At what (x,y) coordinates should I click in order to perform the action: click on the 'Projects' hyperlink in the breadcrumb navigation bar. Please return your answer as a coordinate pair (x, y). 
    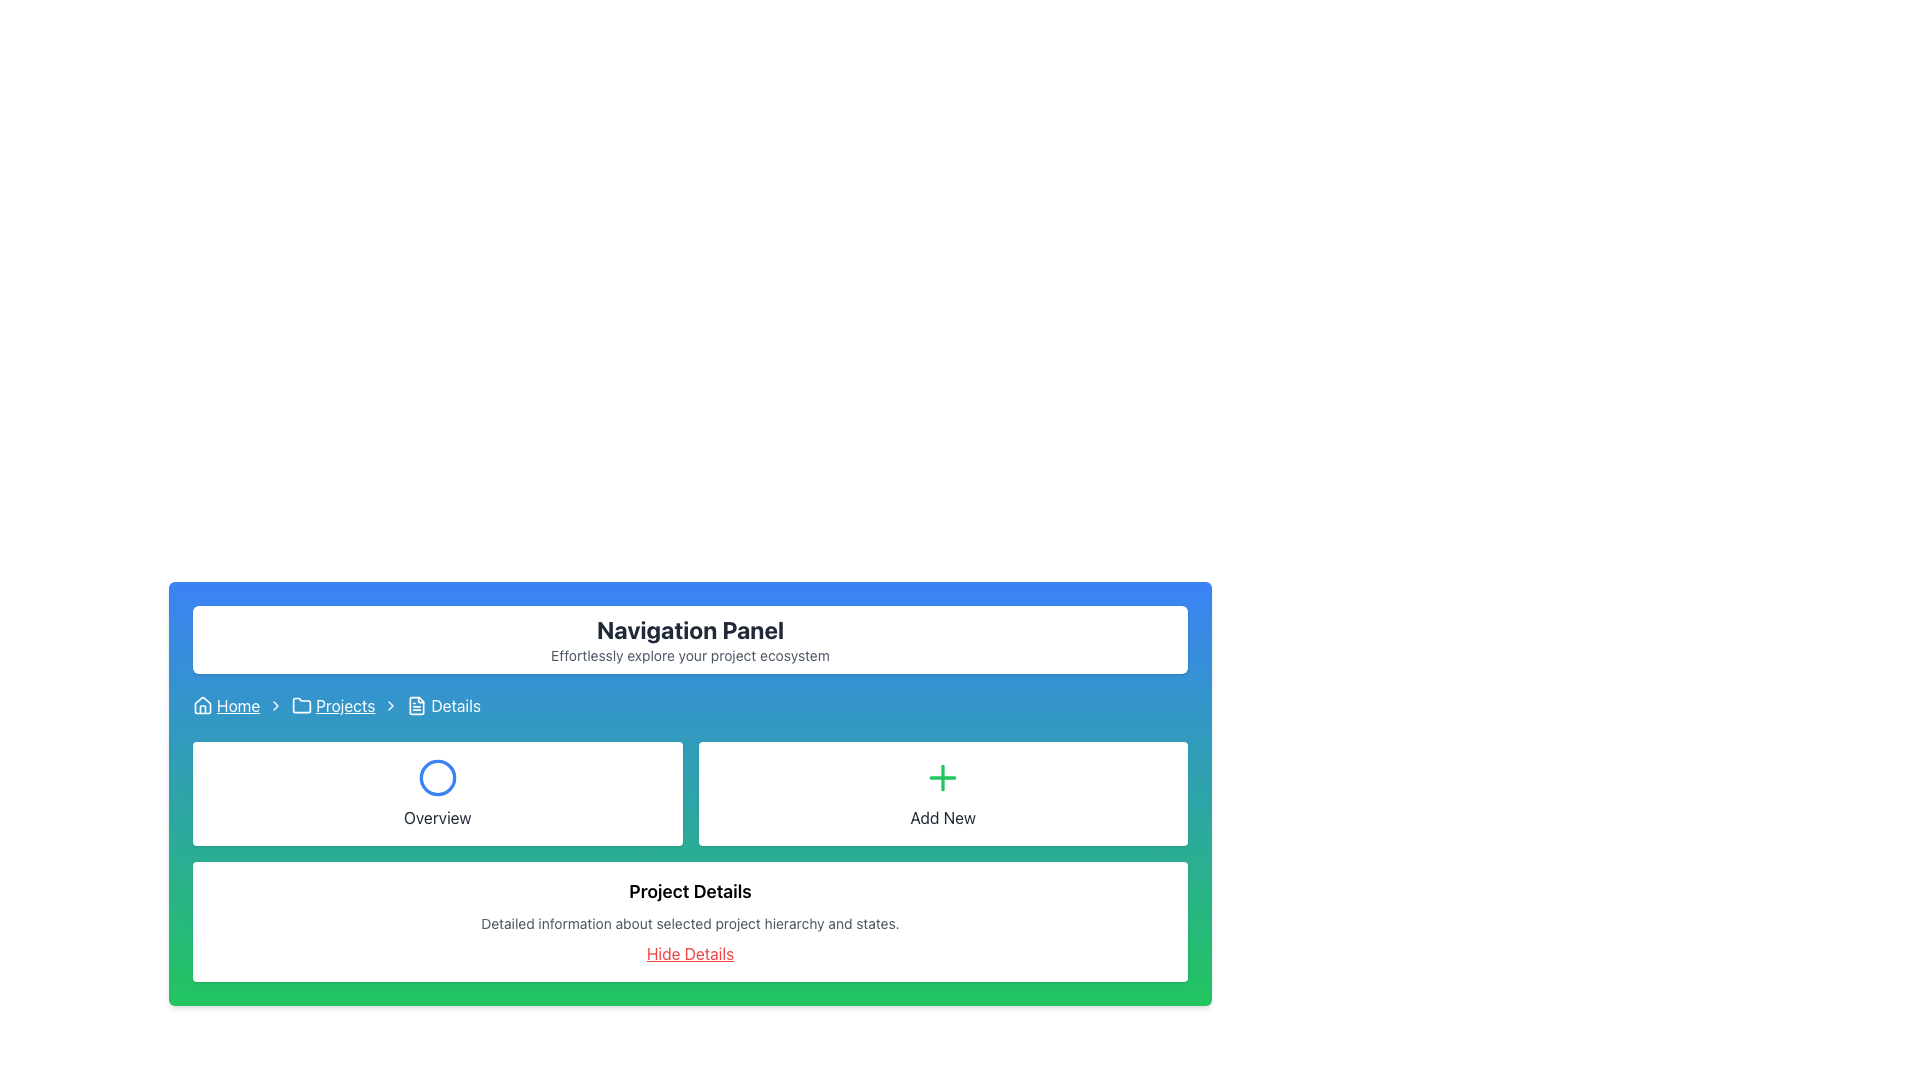
    Looking at the image, I should click on (345, 704).